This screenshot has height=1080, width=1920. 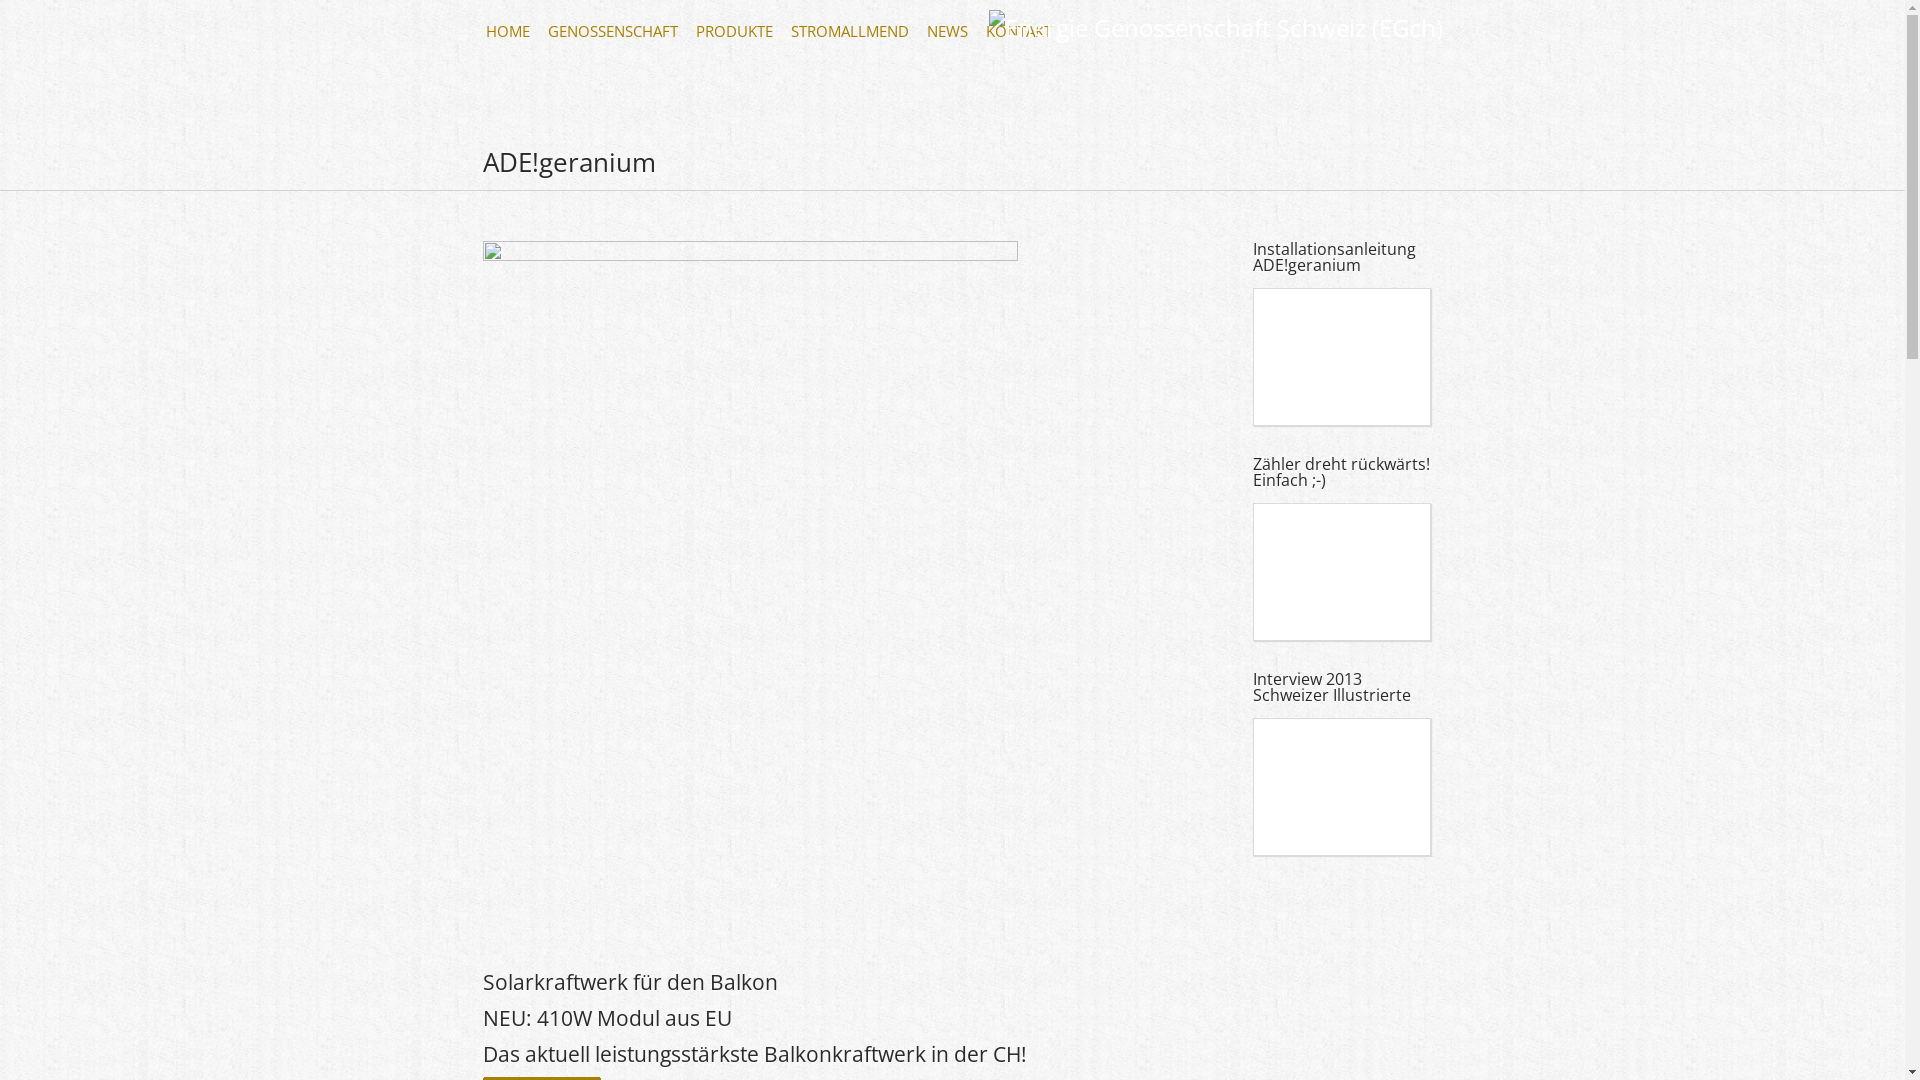 What do you see at coordinates (1409, 585) in the screenshot?
I see `'YouTube video player'` at bounding box center [1409, 585].